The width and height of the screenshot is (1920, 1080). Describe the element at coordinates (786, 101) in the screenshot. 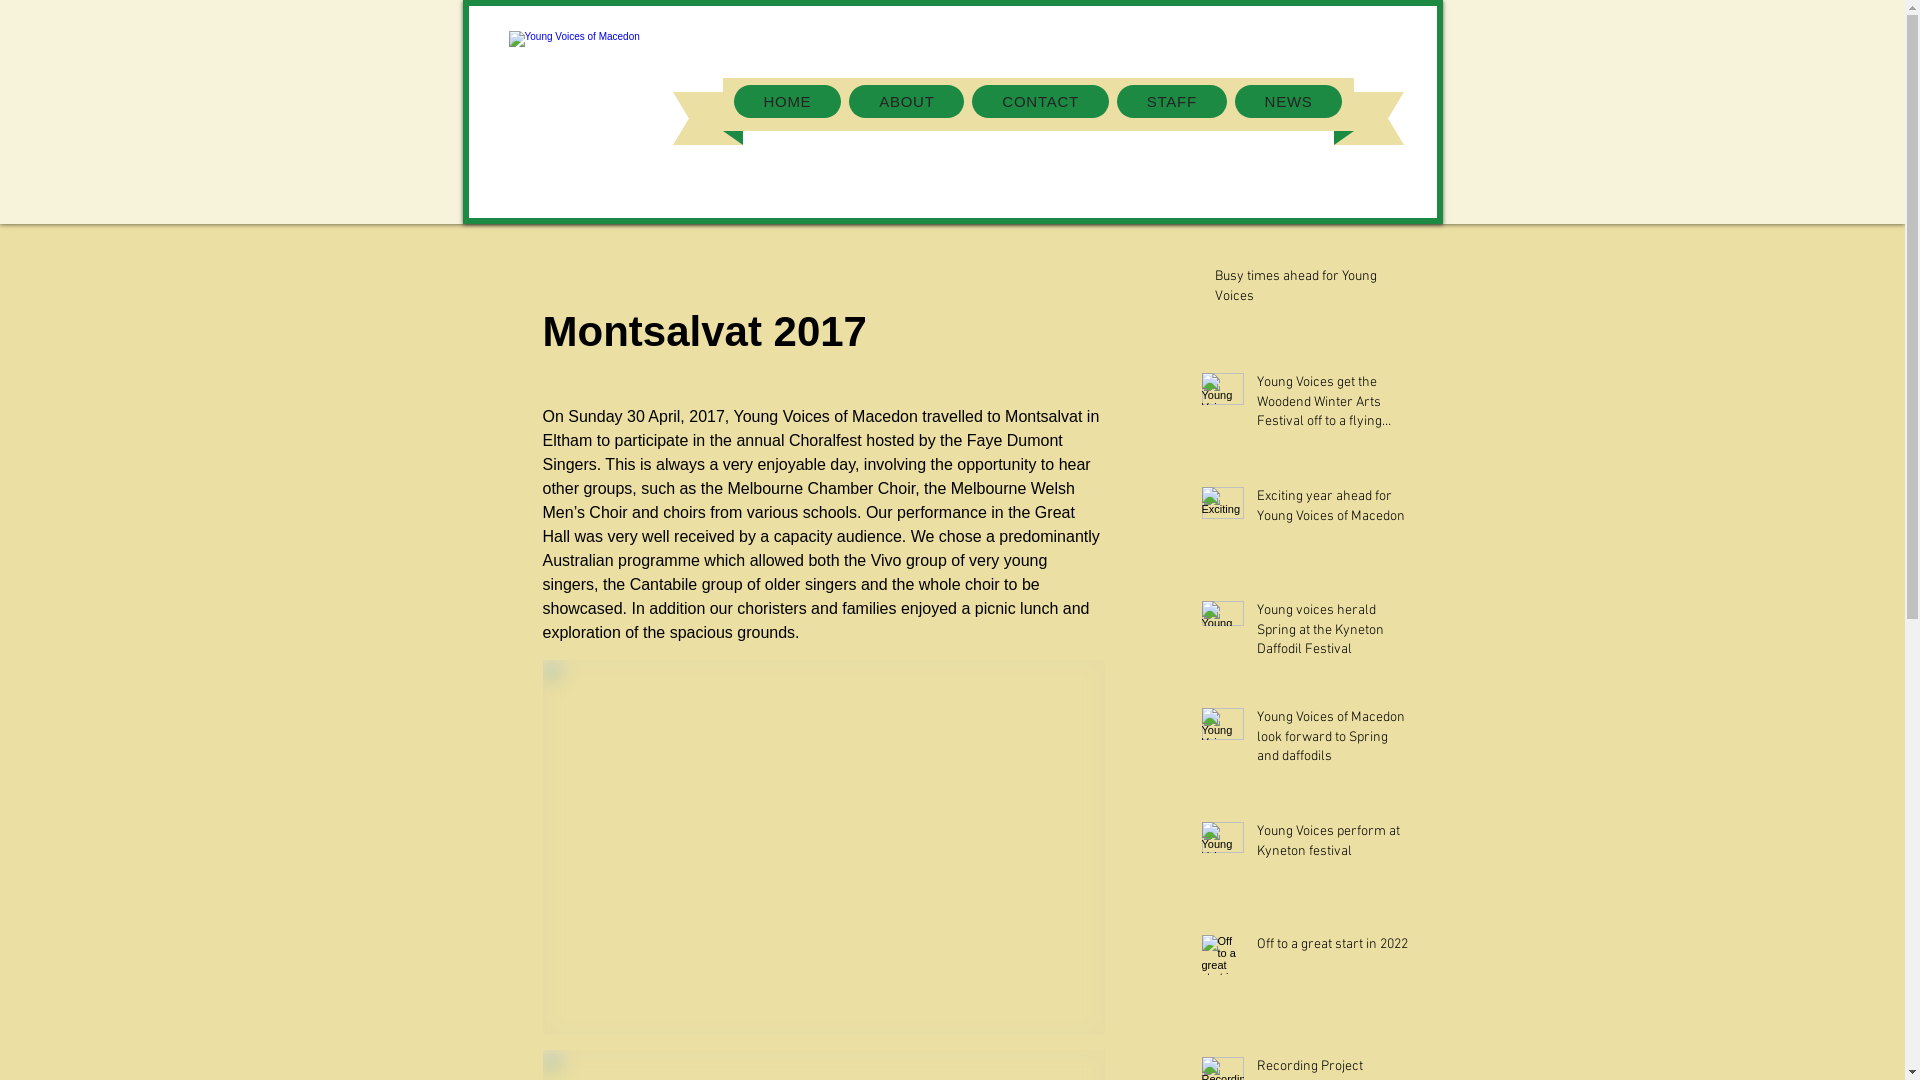

I see `'HOME'` at that location.